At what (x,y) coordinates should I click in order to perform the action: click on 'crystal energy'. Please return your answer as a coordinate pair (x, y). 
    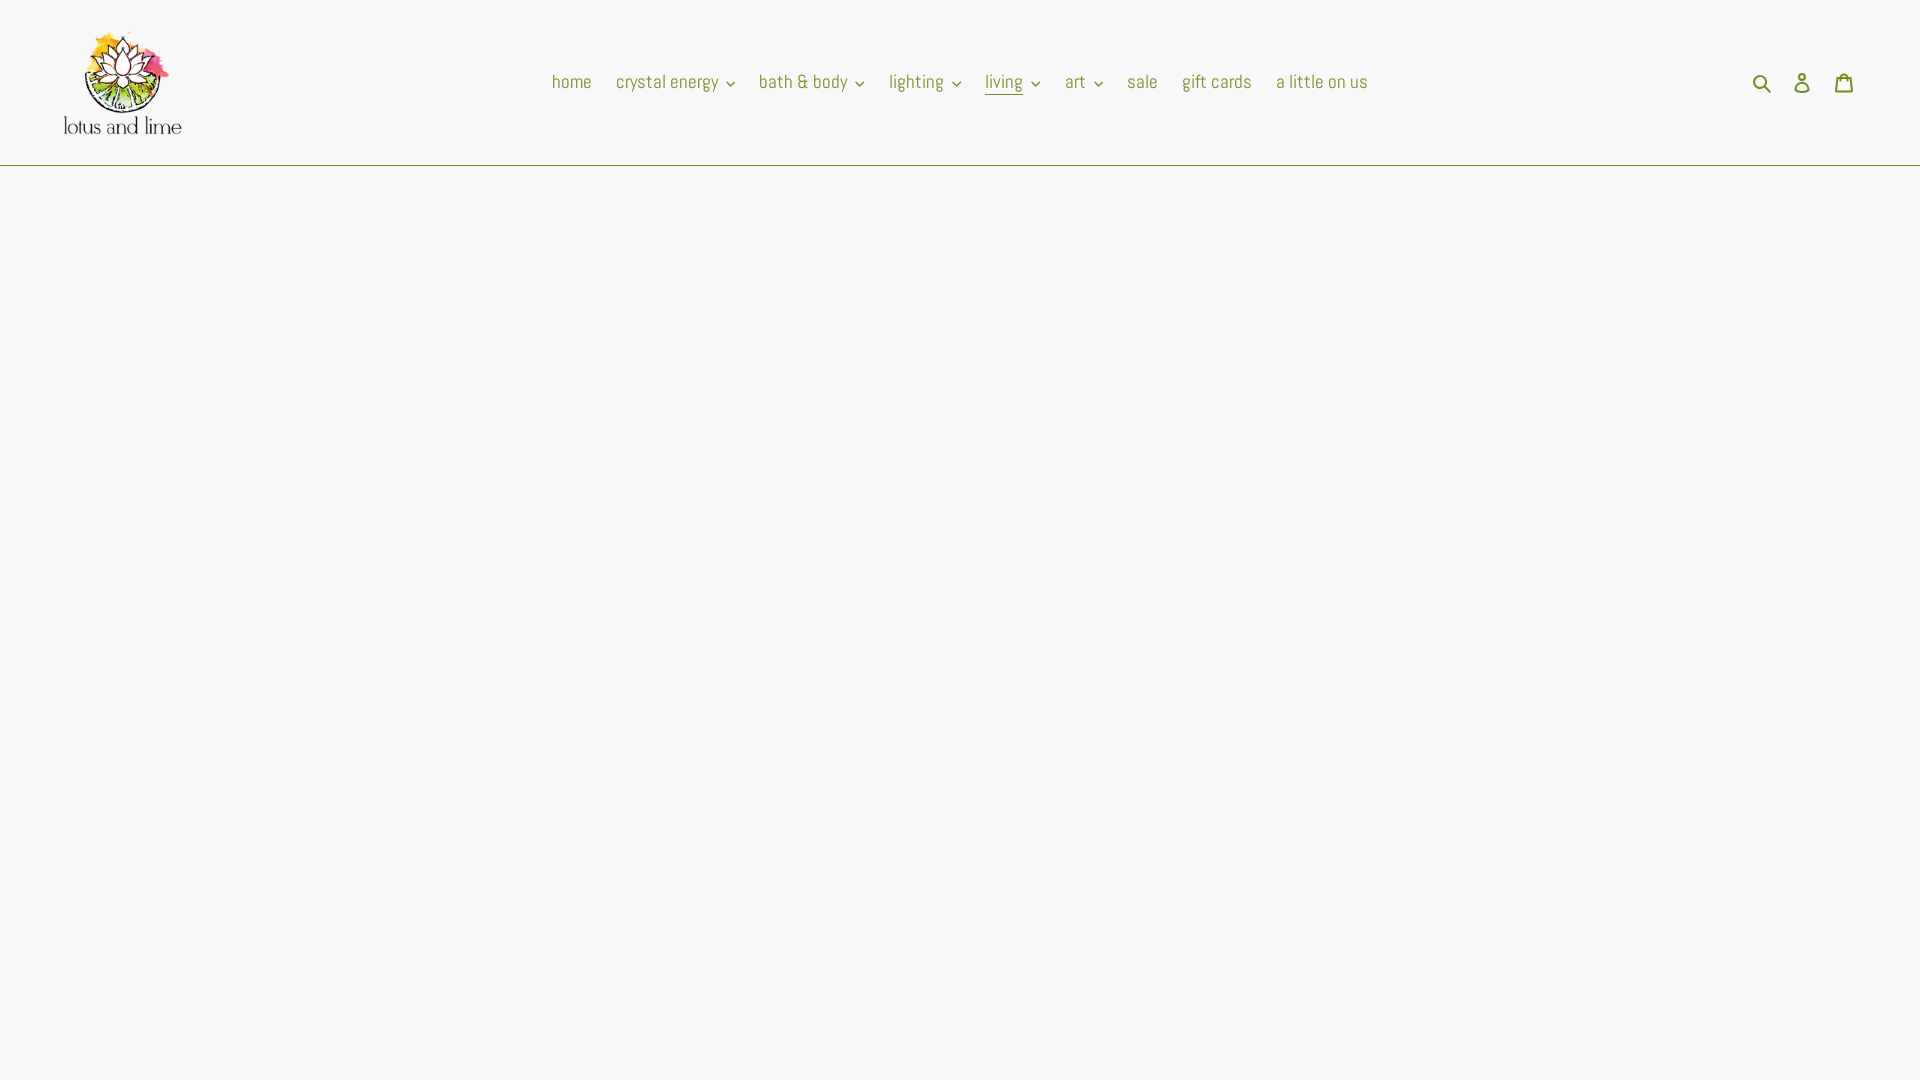
    Looking at the image, I should click on (676, 81).